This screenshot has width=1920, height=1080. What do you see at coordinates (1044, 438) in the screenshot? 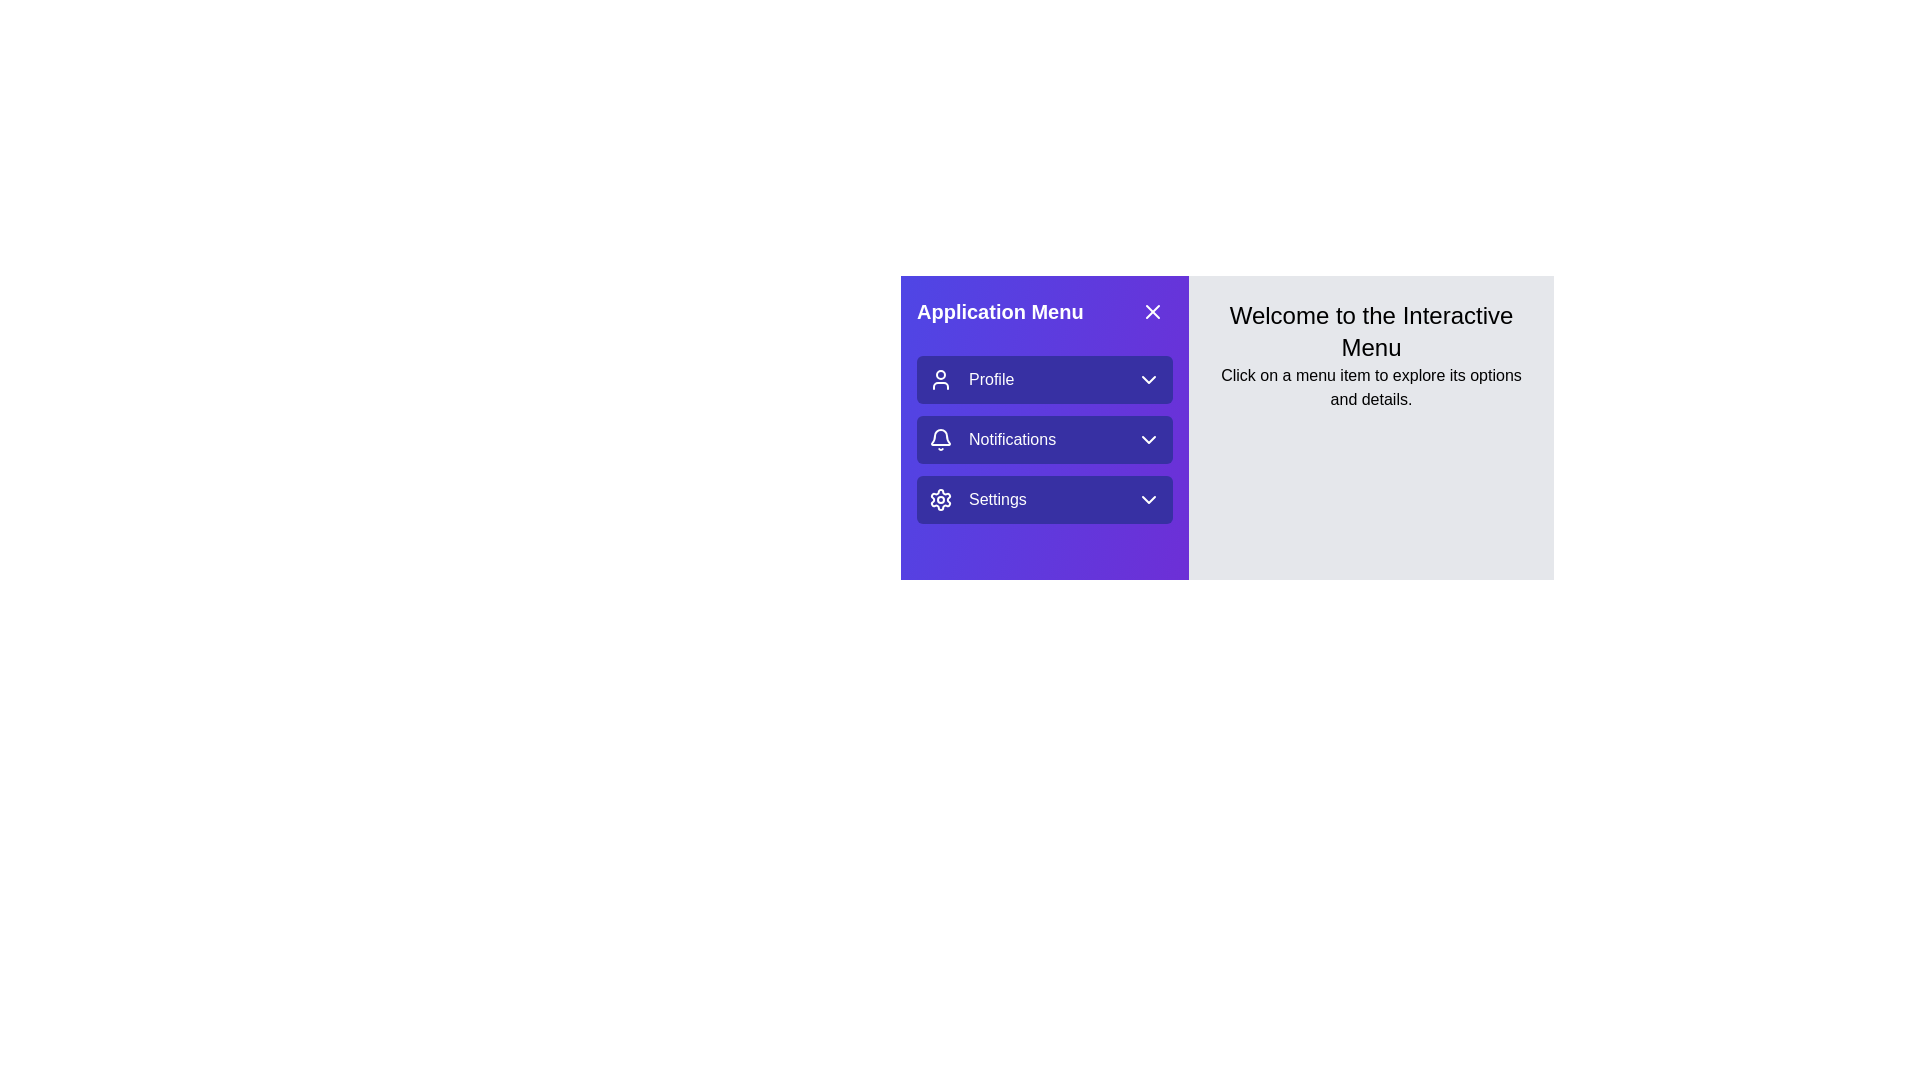
I see `the 'Notifications' menu item, which is styled with a white text label and a bell-shaped icon on a purple background, located between 'Profile' and 'Settings' in the Application Menu` at bounding box center [1044, 438].